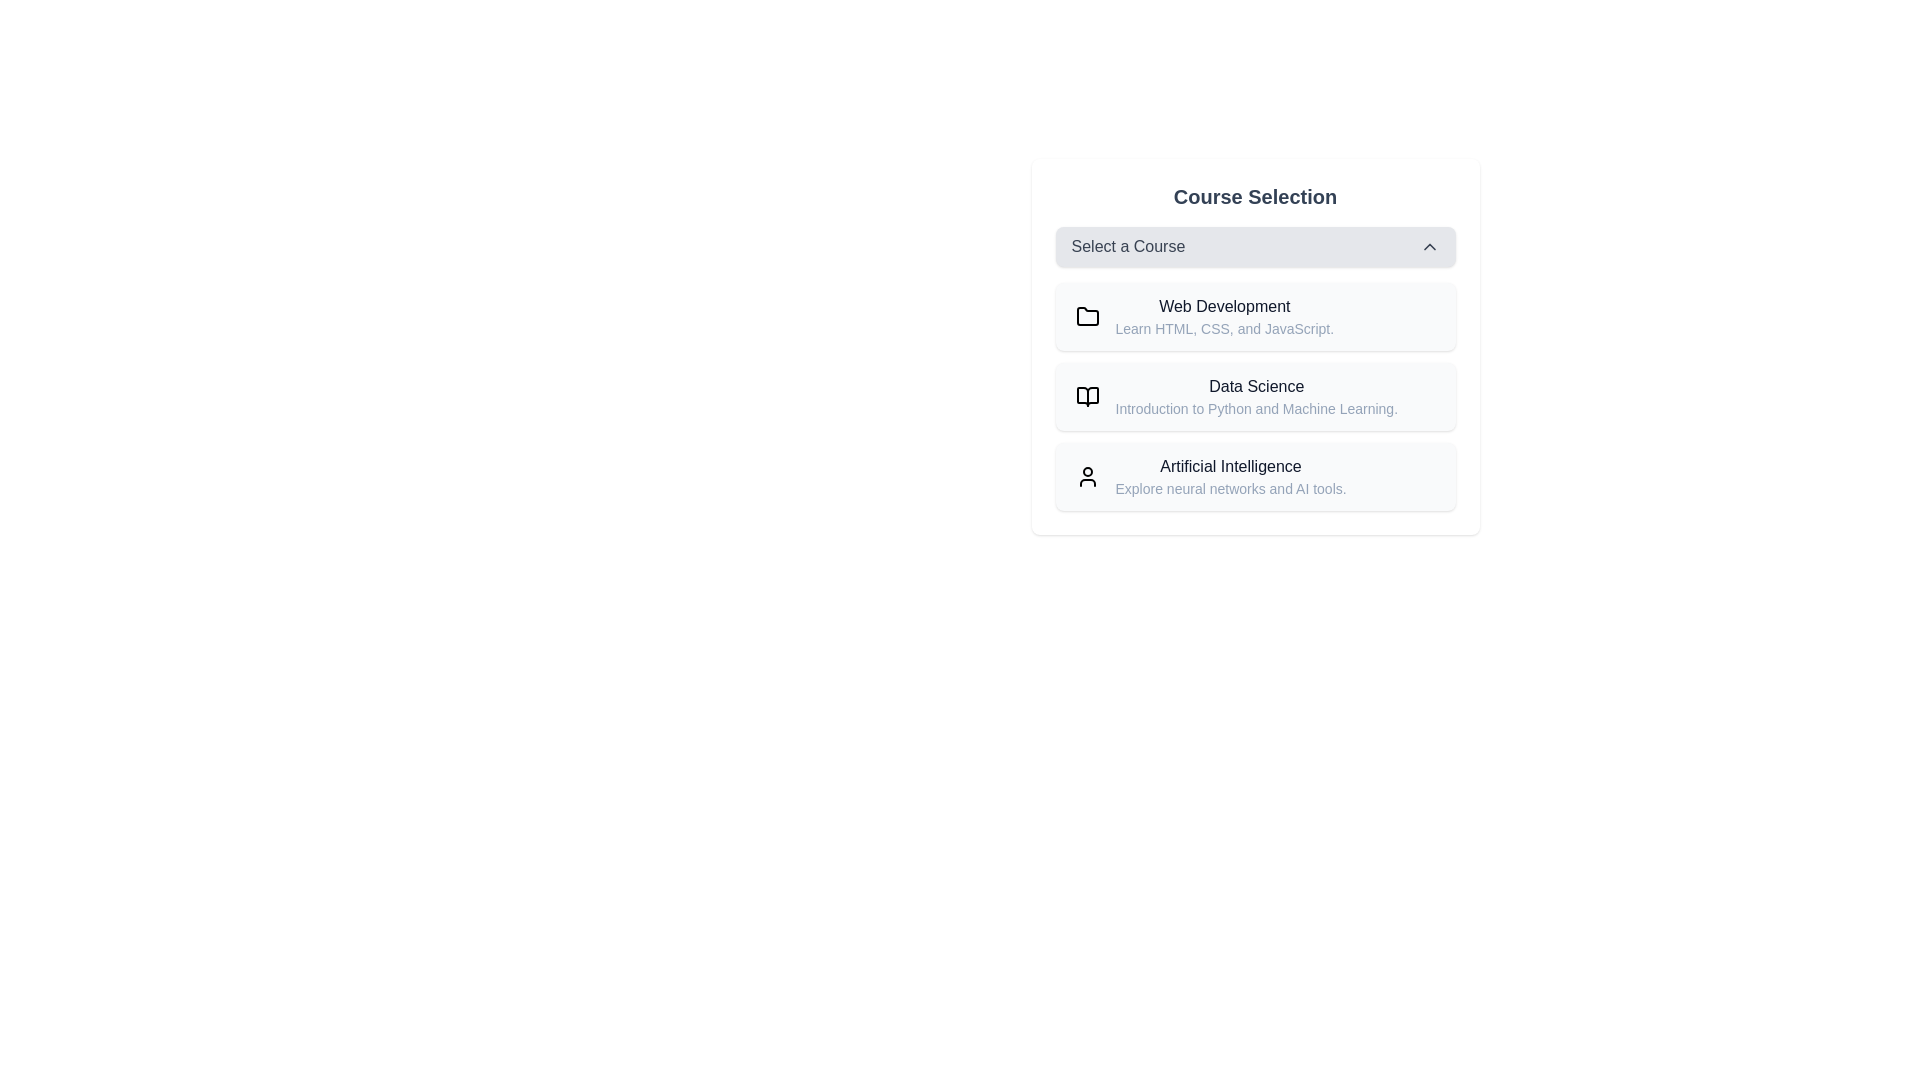 Image resolution: width=1920 pixels, height=1080 pixels. Describe the element at coordinates (1086, 477) in the screenshot. I see `the icon representing Artificial Intelligence to select it` at that location.